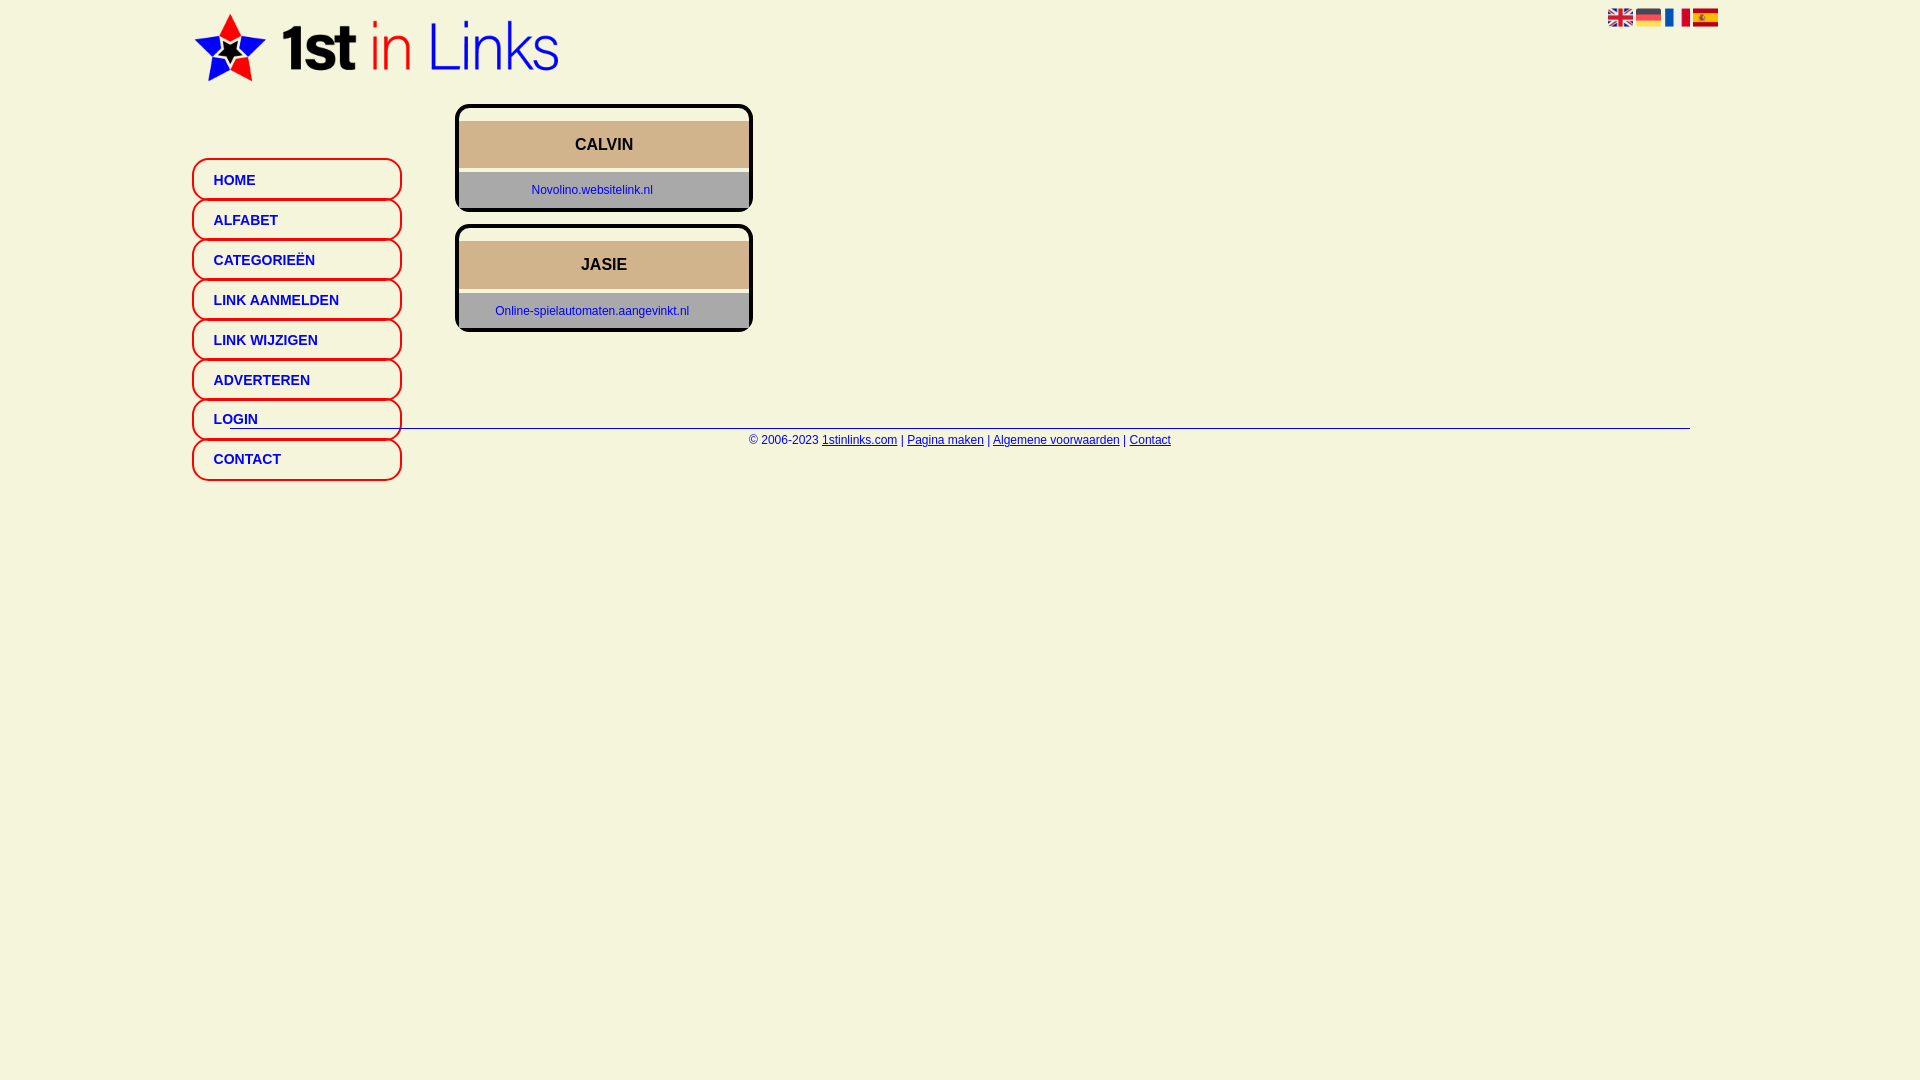 This screenshot has height=1080, width=1920. Describe the element at coordinates (944, 438) in the screenshot. I see `'Pagina maken'` at that location.